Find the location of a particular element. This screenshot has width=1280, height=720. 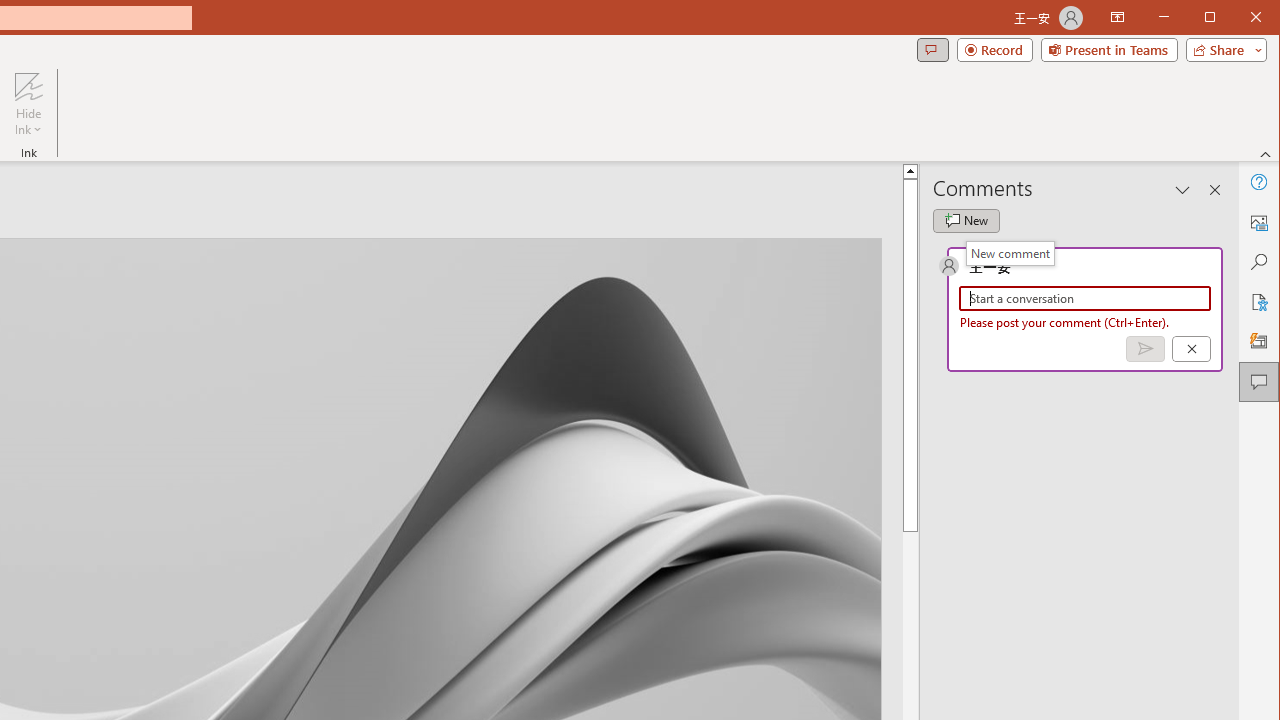

'Cancel' is located at coordinates (1191, 348).